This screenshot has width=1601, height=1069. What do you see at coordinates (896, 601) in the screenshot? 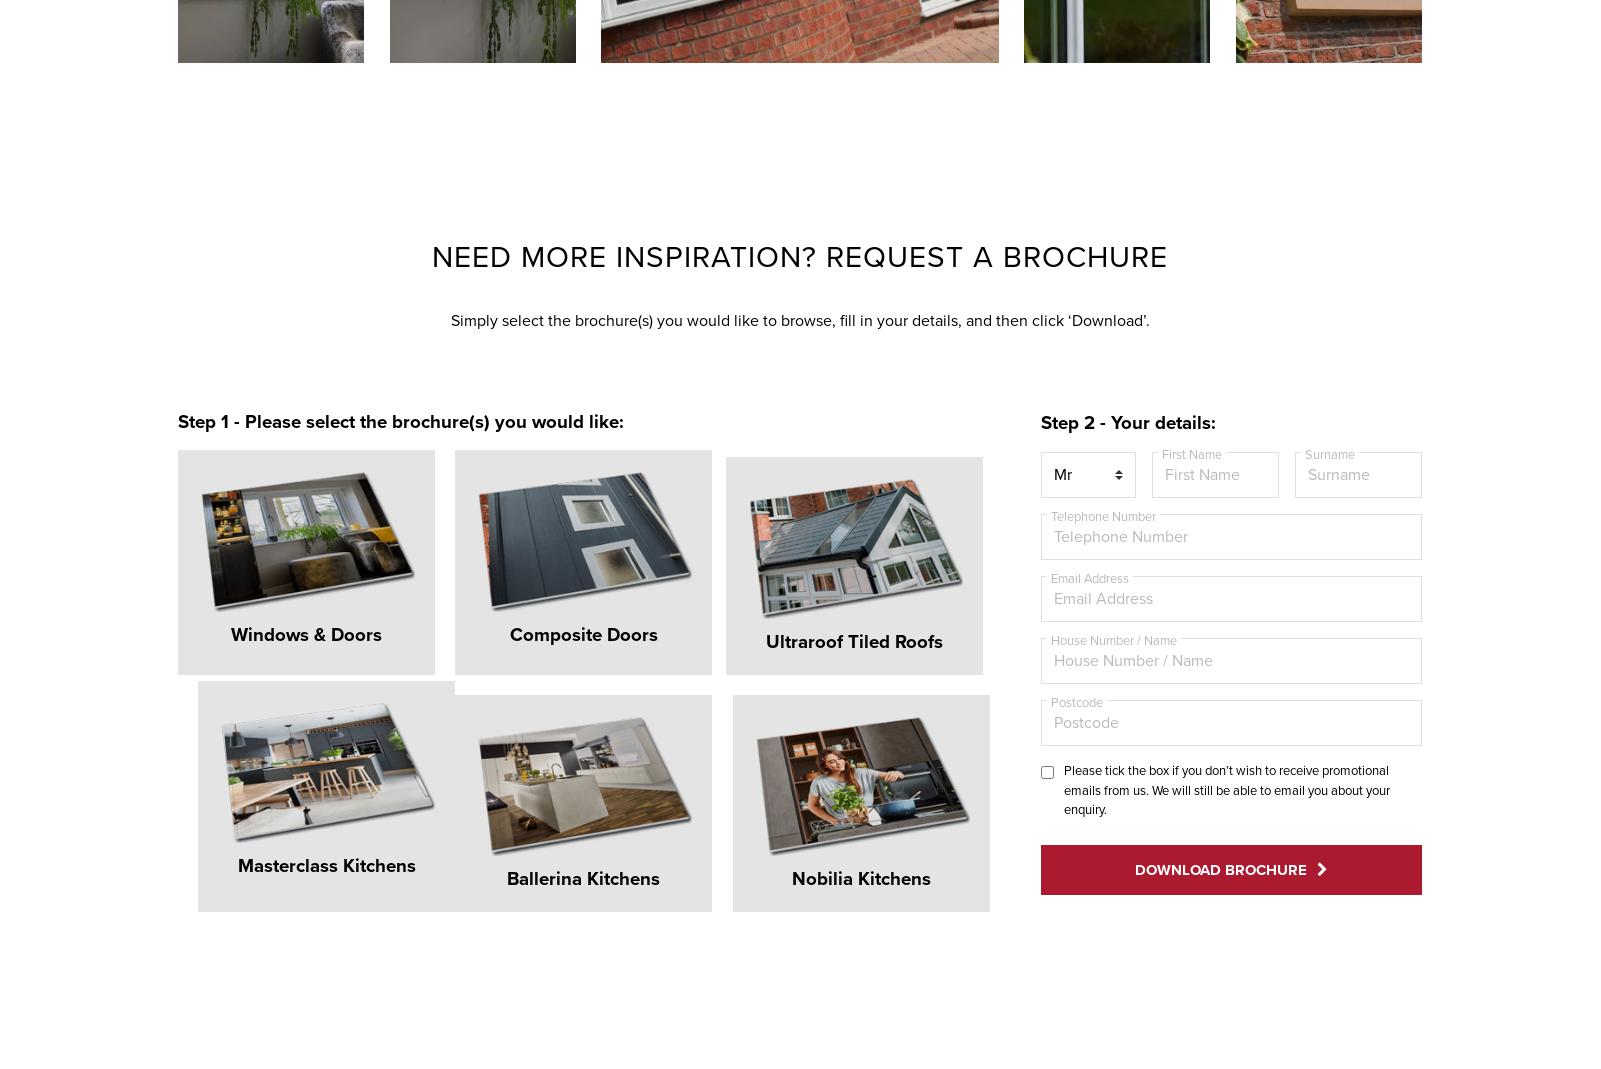
I see `'Masterclass Kitchens'` at bounding box center [896, 601].